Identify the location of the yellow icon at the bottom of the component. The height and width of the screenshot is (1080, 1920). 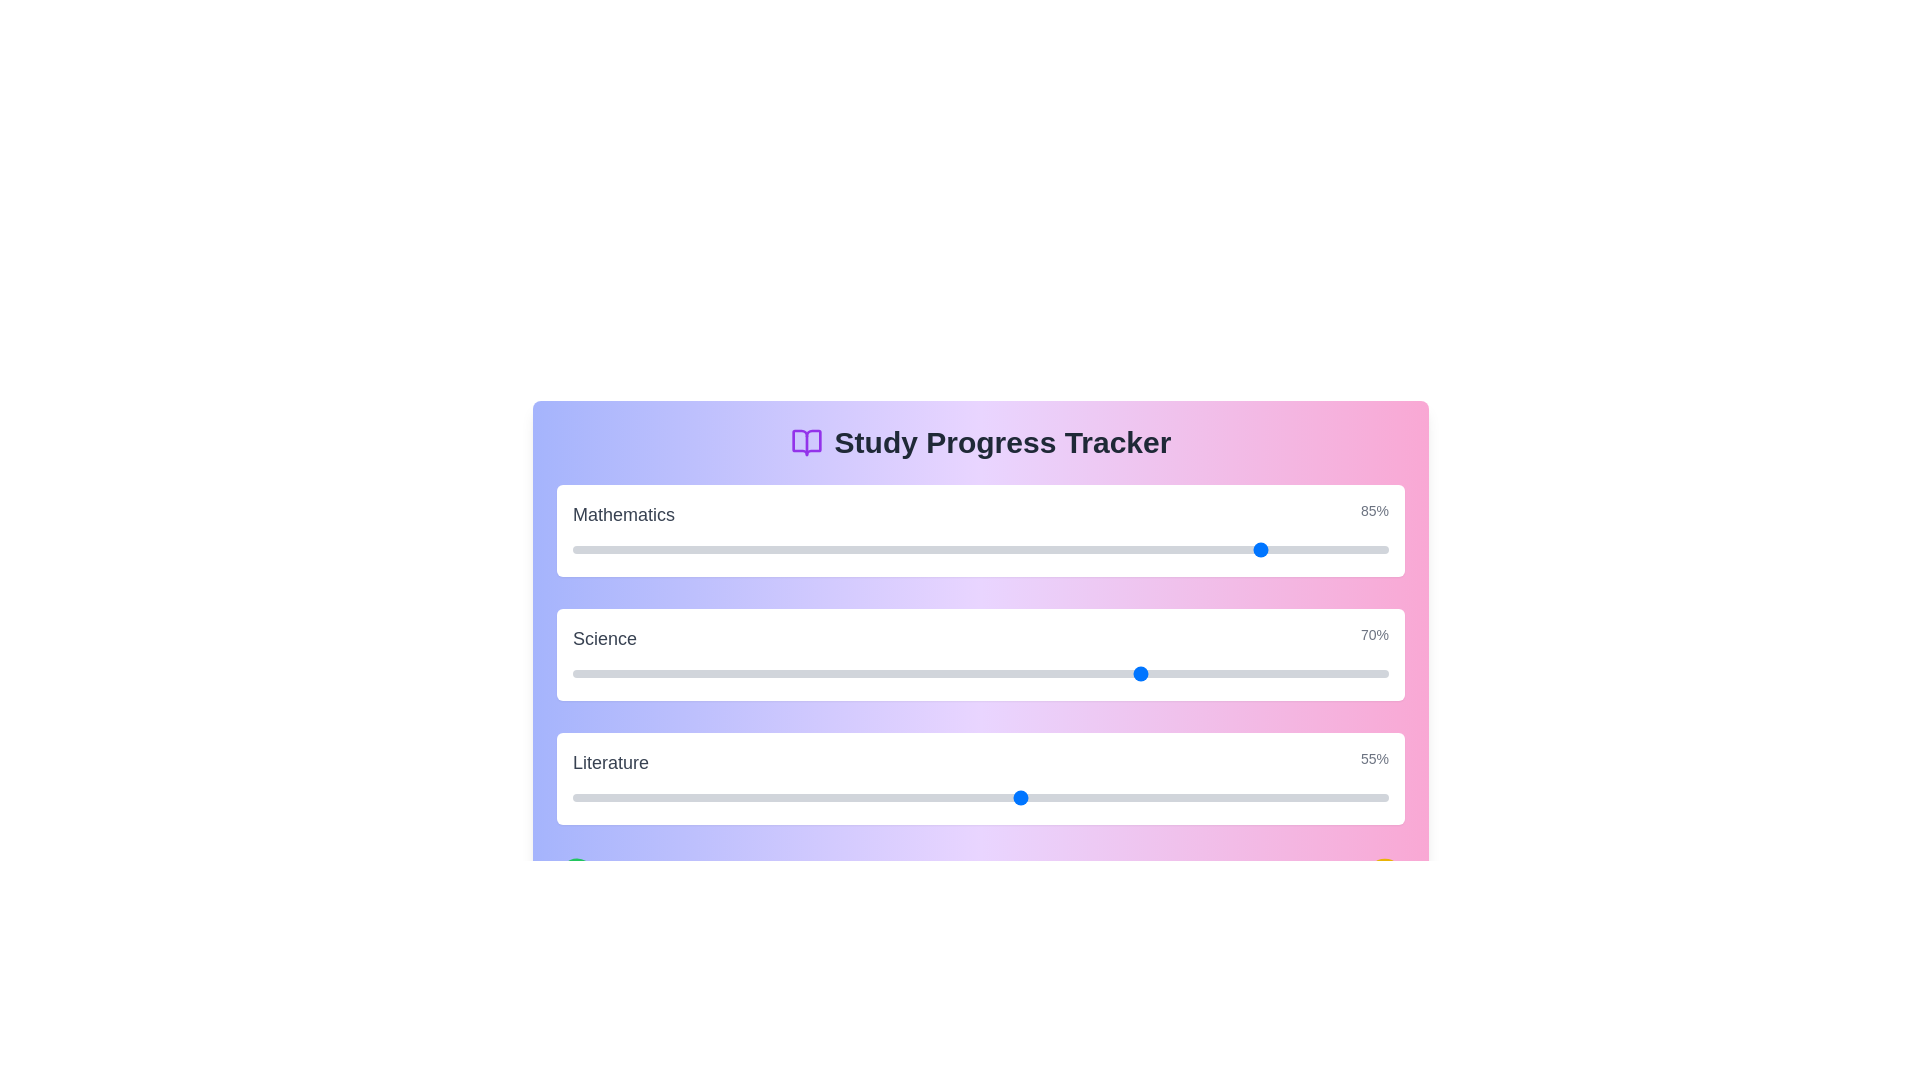
(1384, 875).